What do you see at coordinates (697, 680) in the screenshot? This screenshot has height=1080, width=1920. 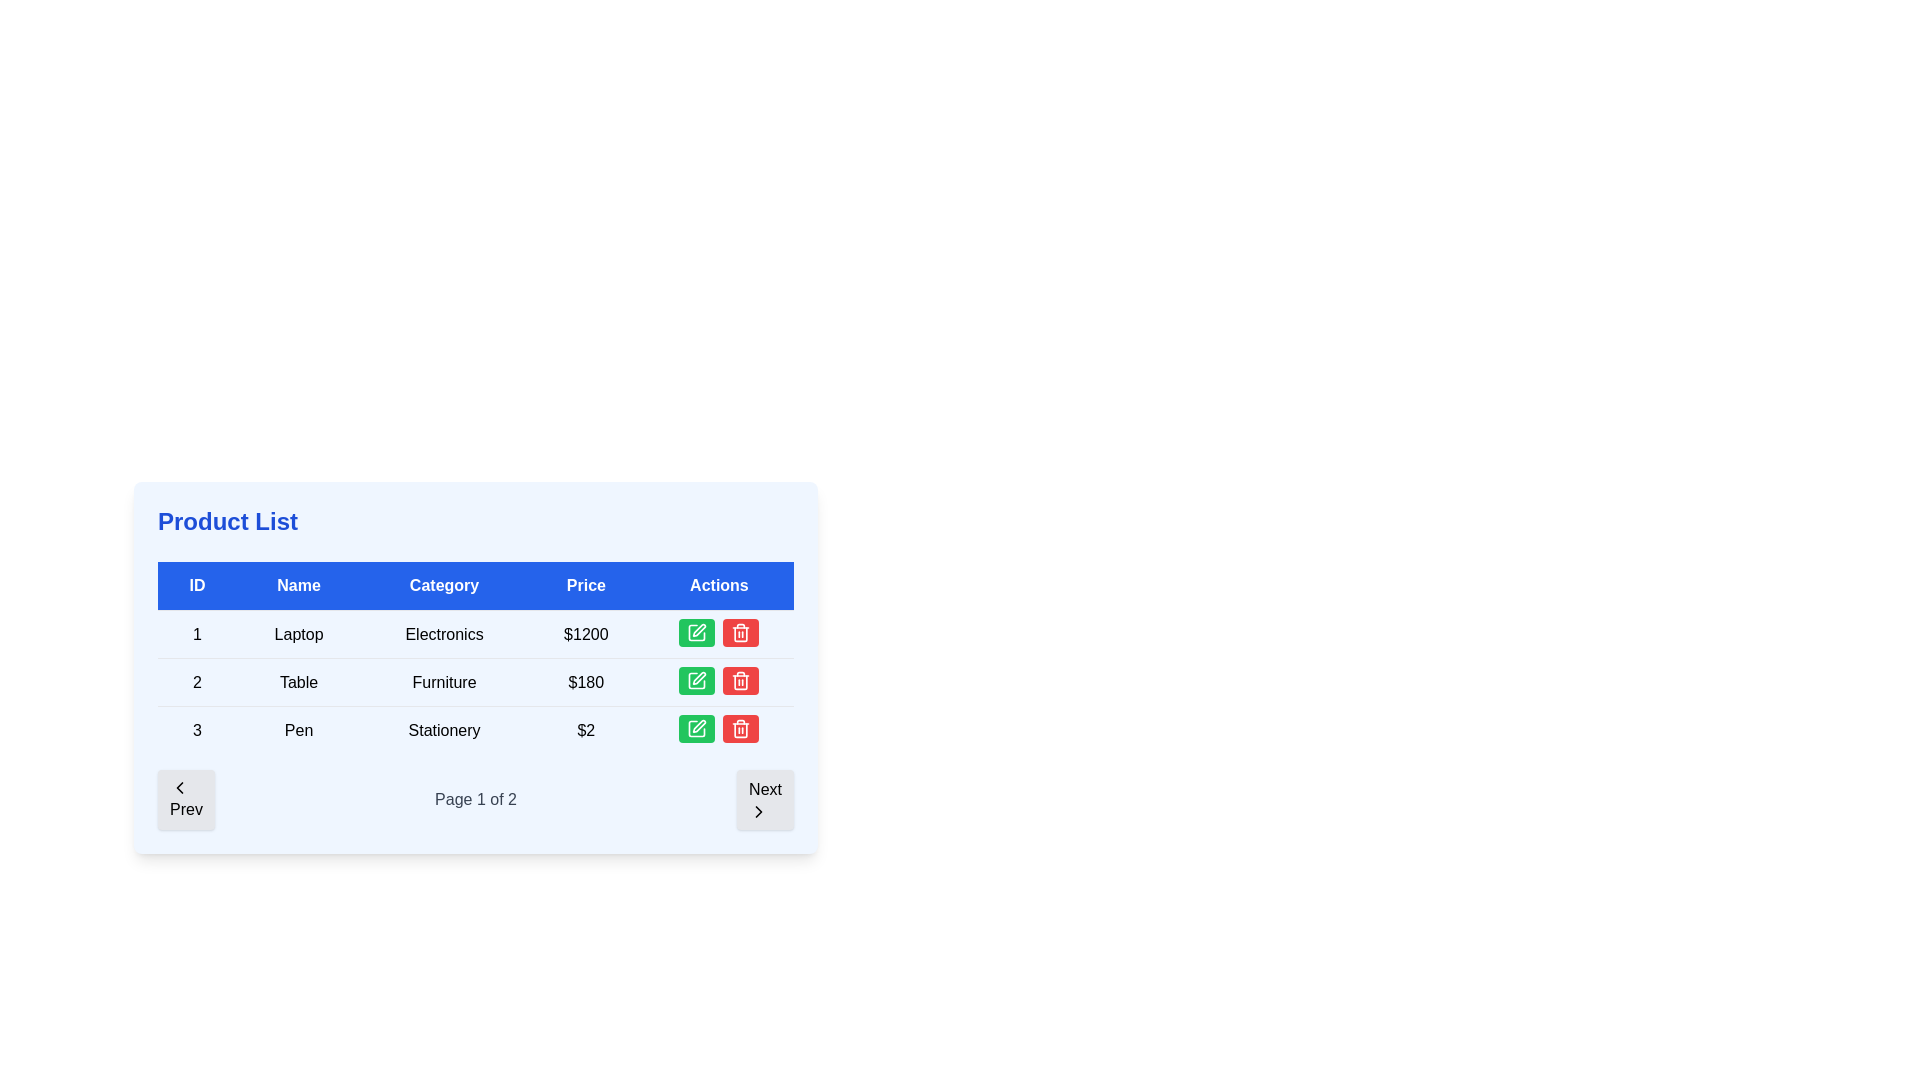 I see `the edit button located in the 'Actions' column of the second row of the table to change its appearance` at bounding box center [697, 680].